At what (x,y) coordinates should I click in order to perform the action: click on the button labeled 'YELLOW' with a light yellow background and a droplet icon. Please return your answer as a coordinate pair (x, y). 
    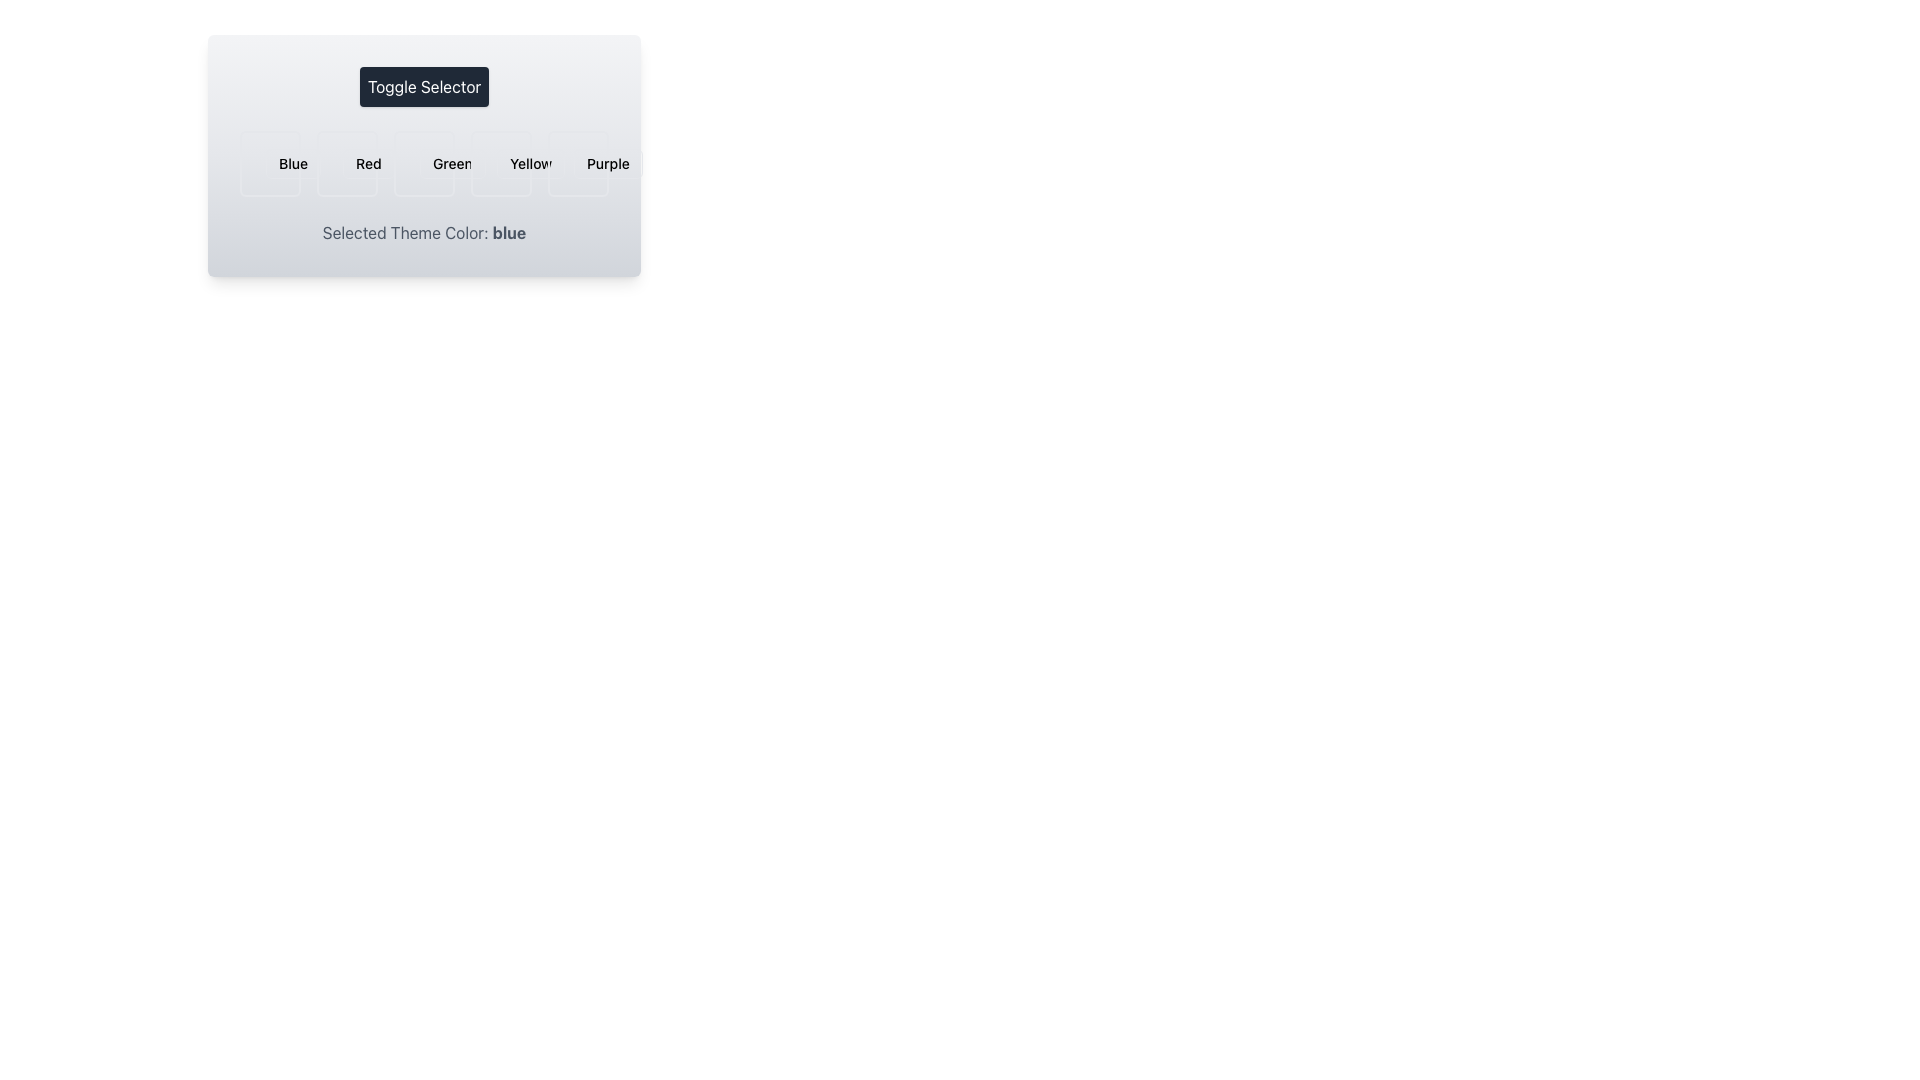
    Looking at the image, I should click on (501, 163).